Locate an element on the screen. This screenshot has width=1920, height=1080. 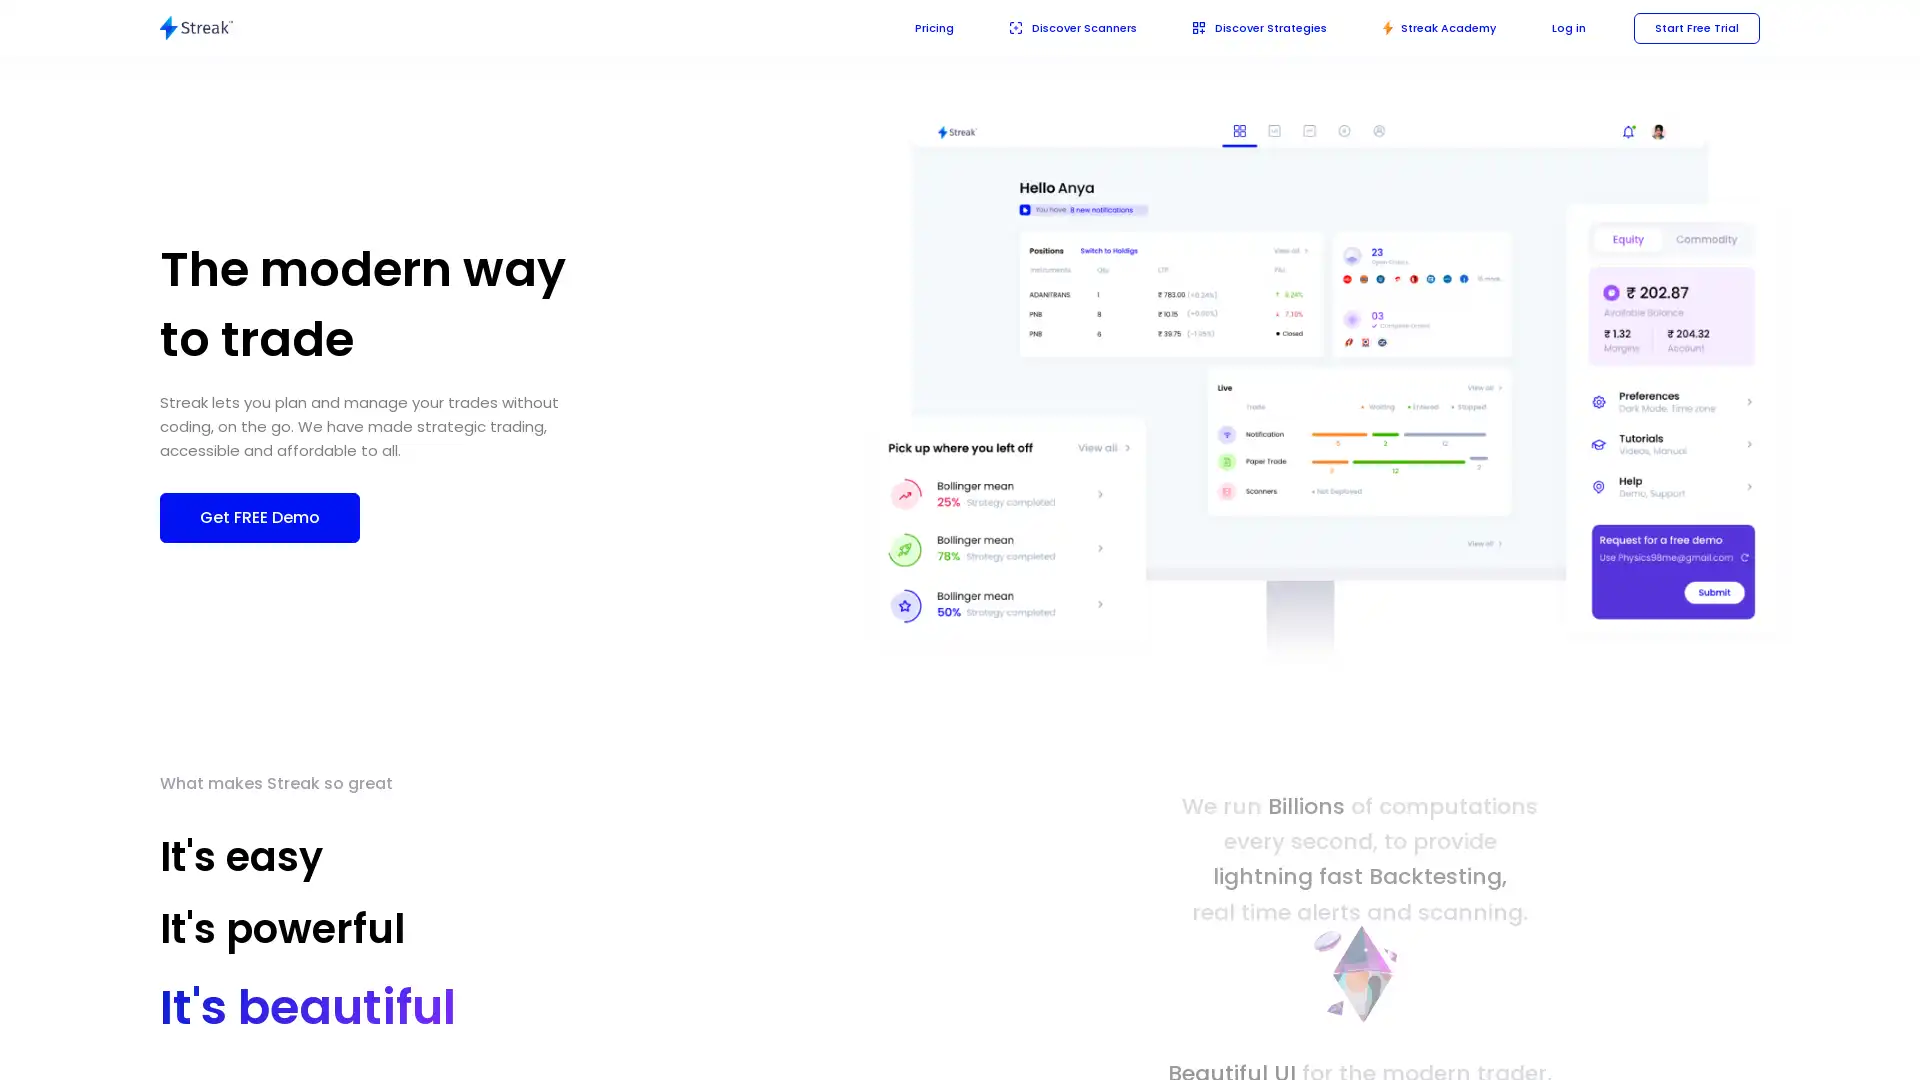
It's easy is located at coordinates (240, 855).